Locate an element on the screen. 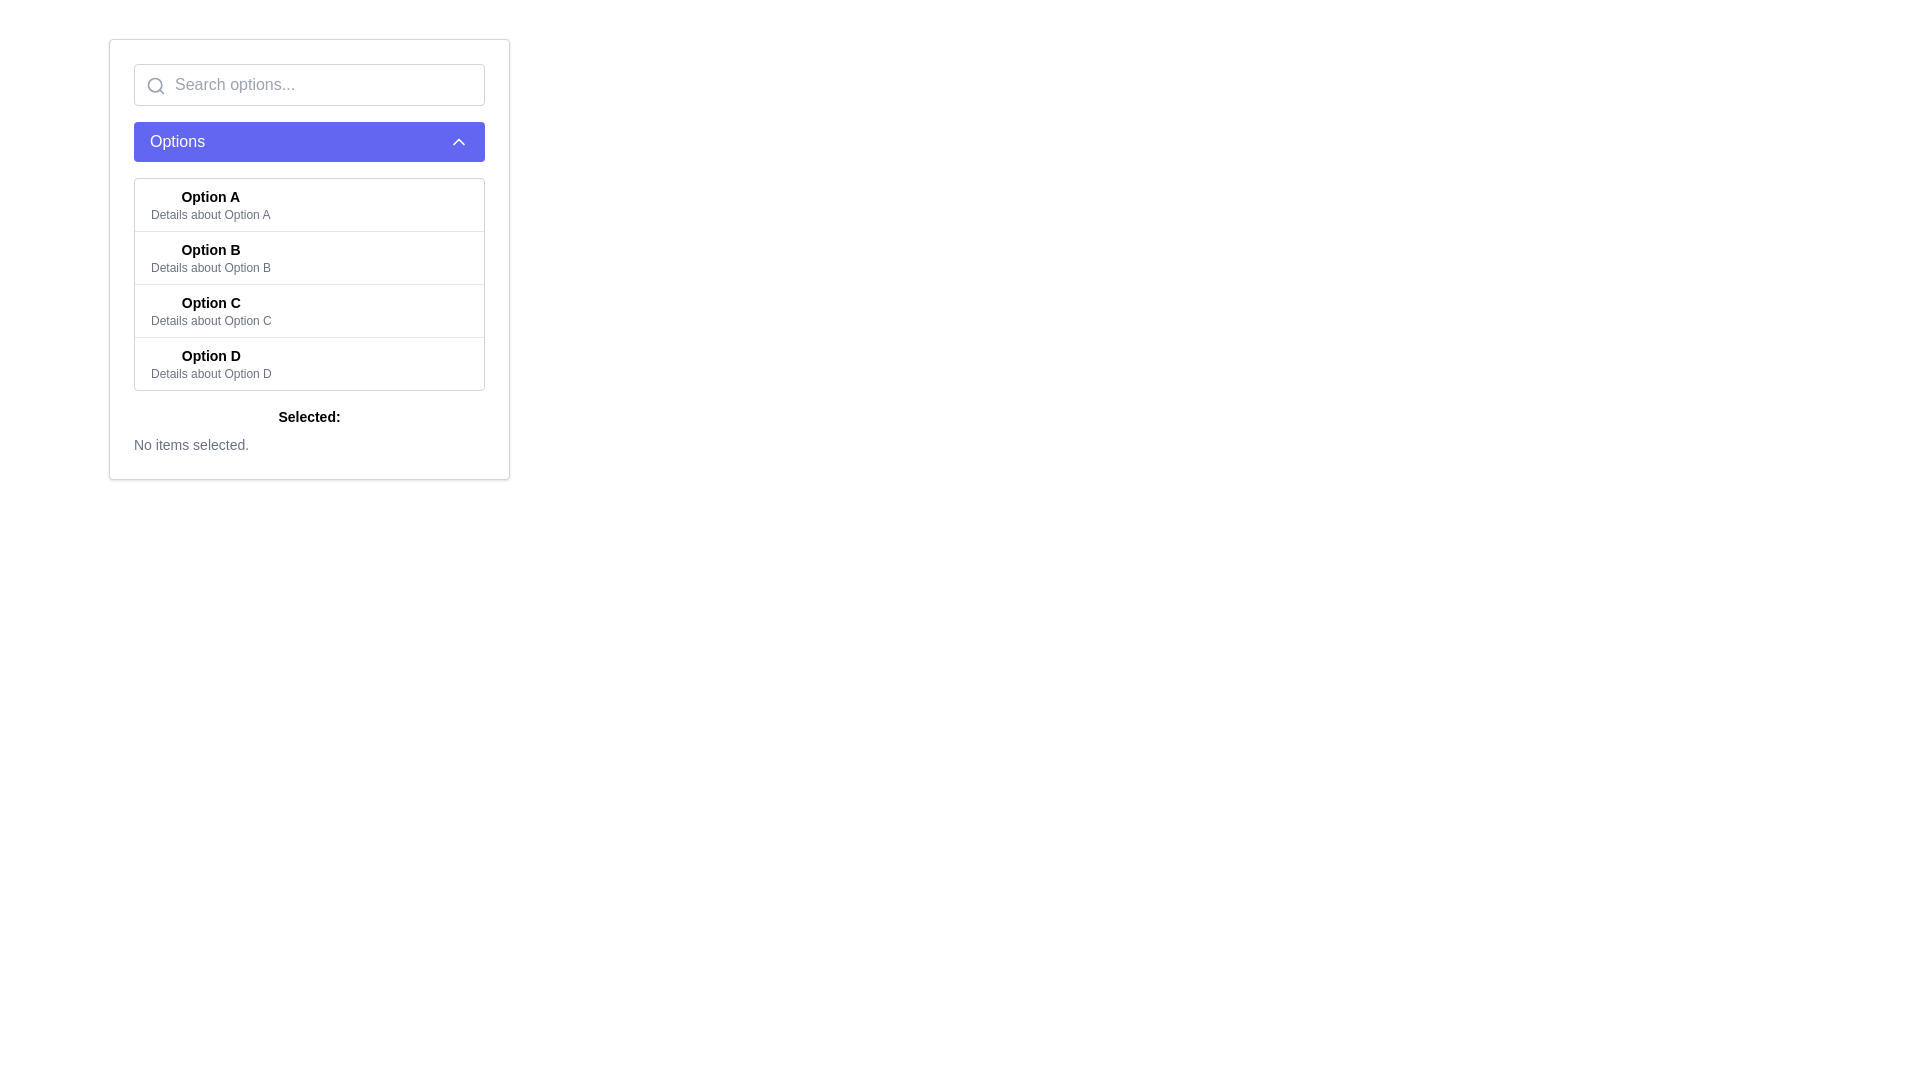 The height and width of the screenshot is (1080, 1920). to select the list item labeled 'Option C', which is the third item in the vertical list, positioned between 'Option B' and 'Option D' is located at coordinates (211, 311).